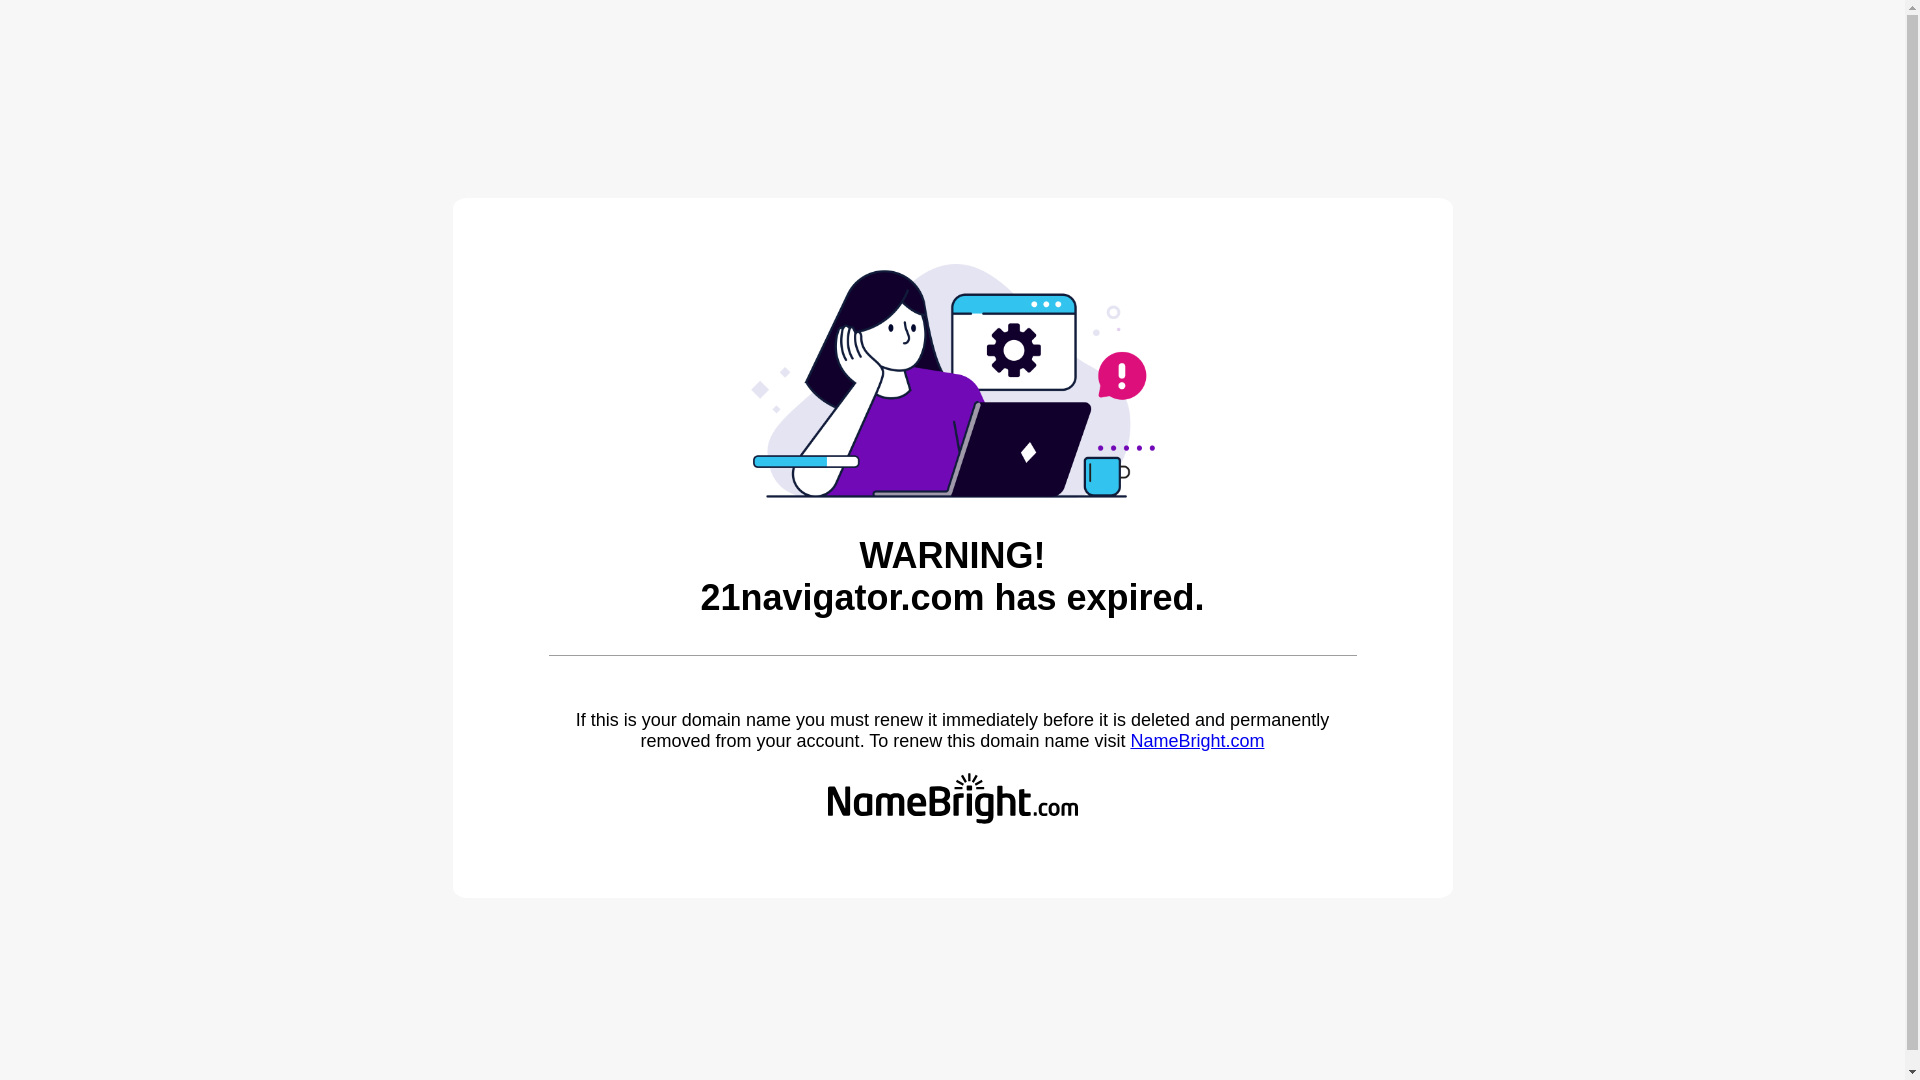  What do you see at coordinates (1196, 740) in the screenshot?
I see `'NameBright.com'` at bounding box center [1196, 740].